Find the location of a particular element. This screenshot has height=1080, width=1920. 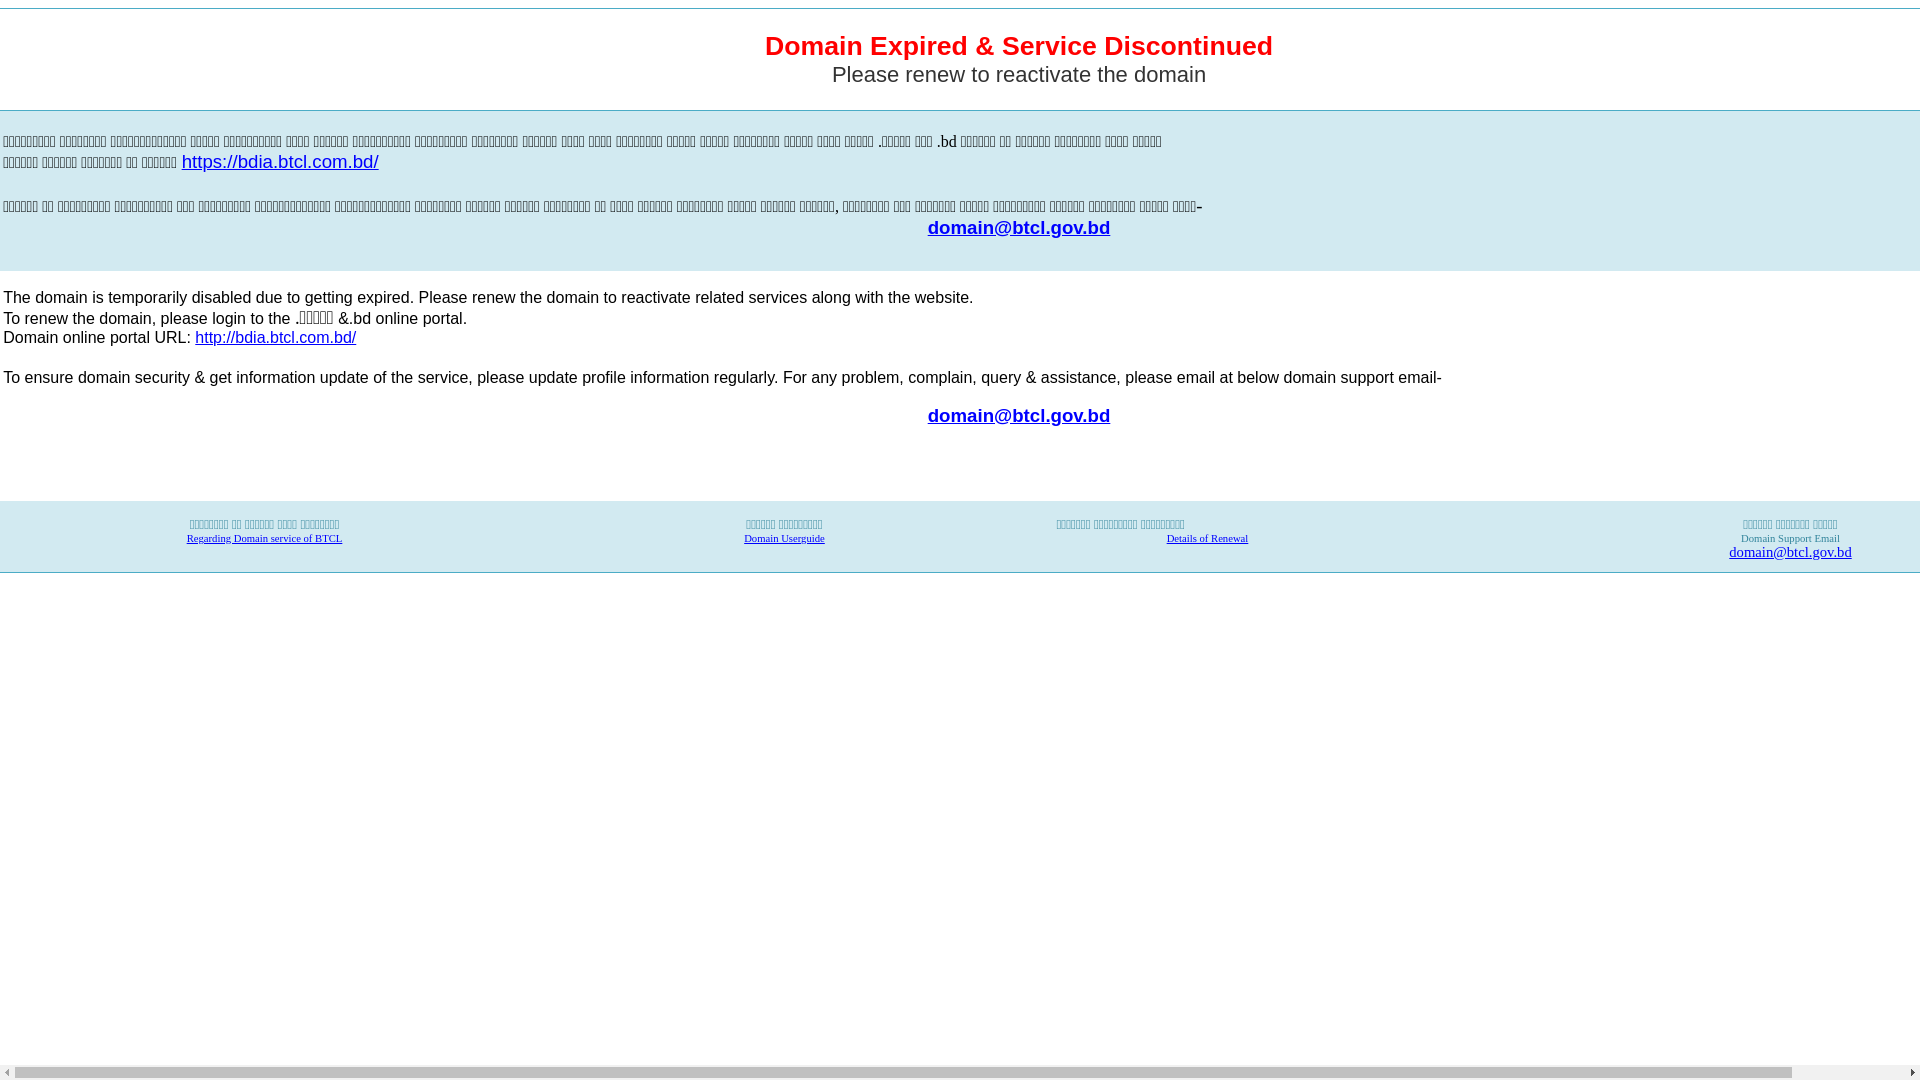

'https://bdia.btcl.com.bd/' is located at coordinates (279, 161).